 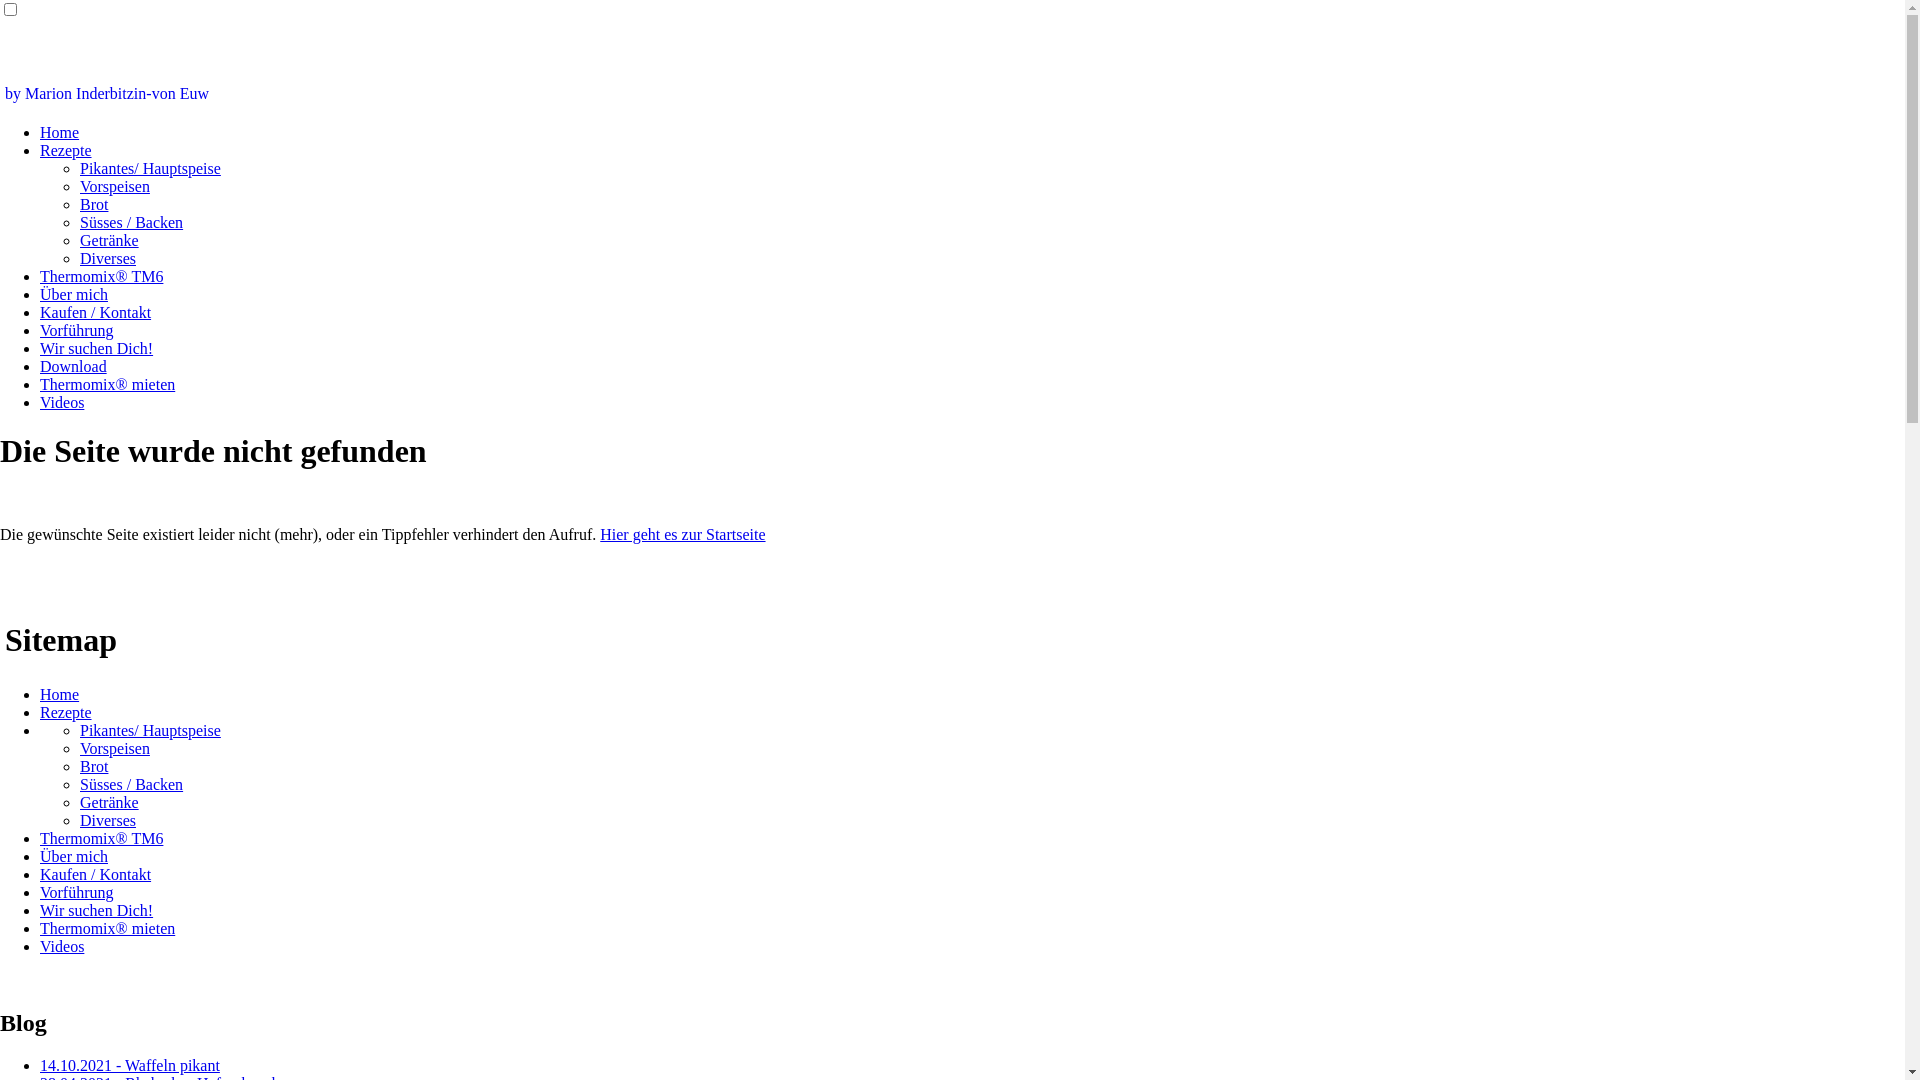 What do you see at coordinates (114, 748) in the screenshot?
I see `'Vorspeisen'` at bounding box center [114, 748].